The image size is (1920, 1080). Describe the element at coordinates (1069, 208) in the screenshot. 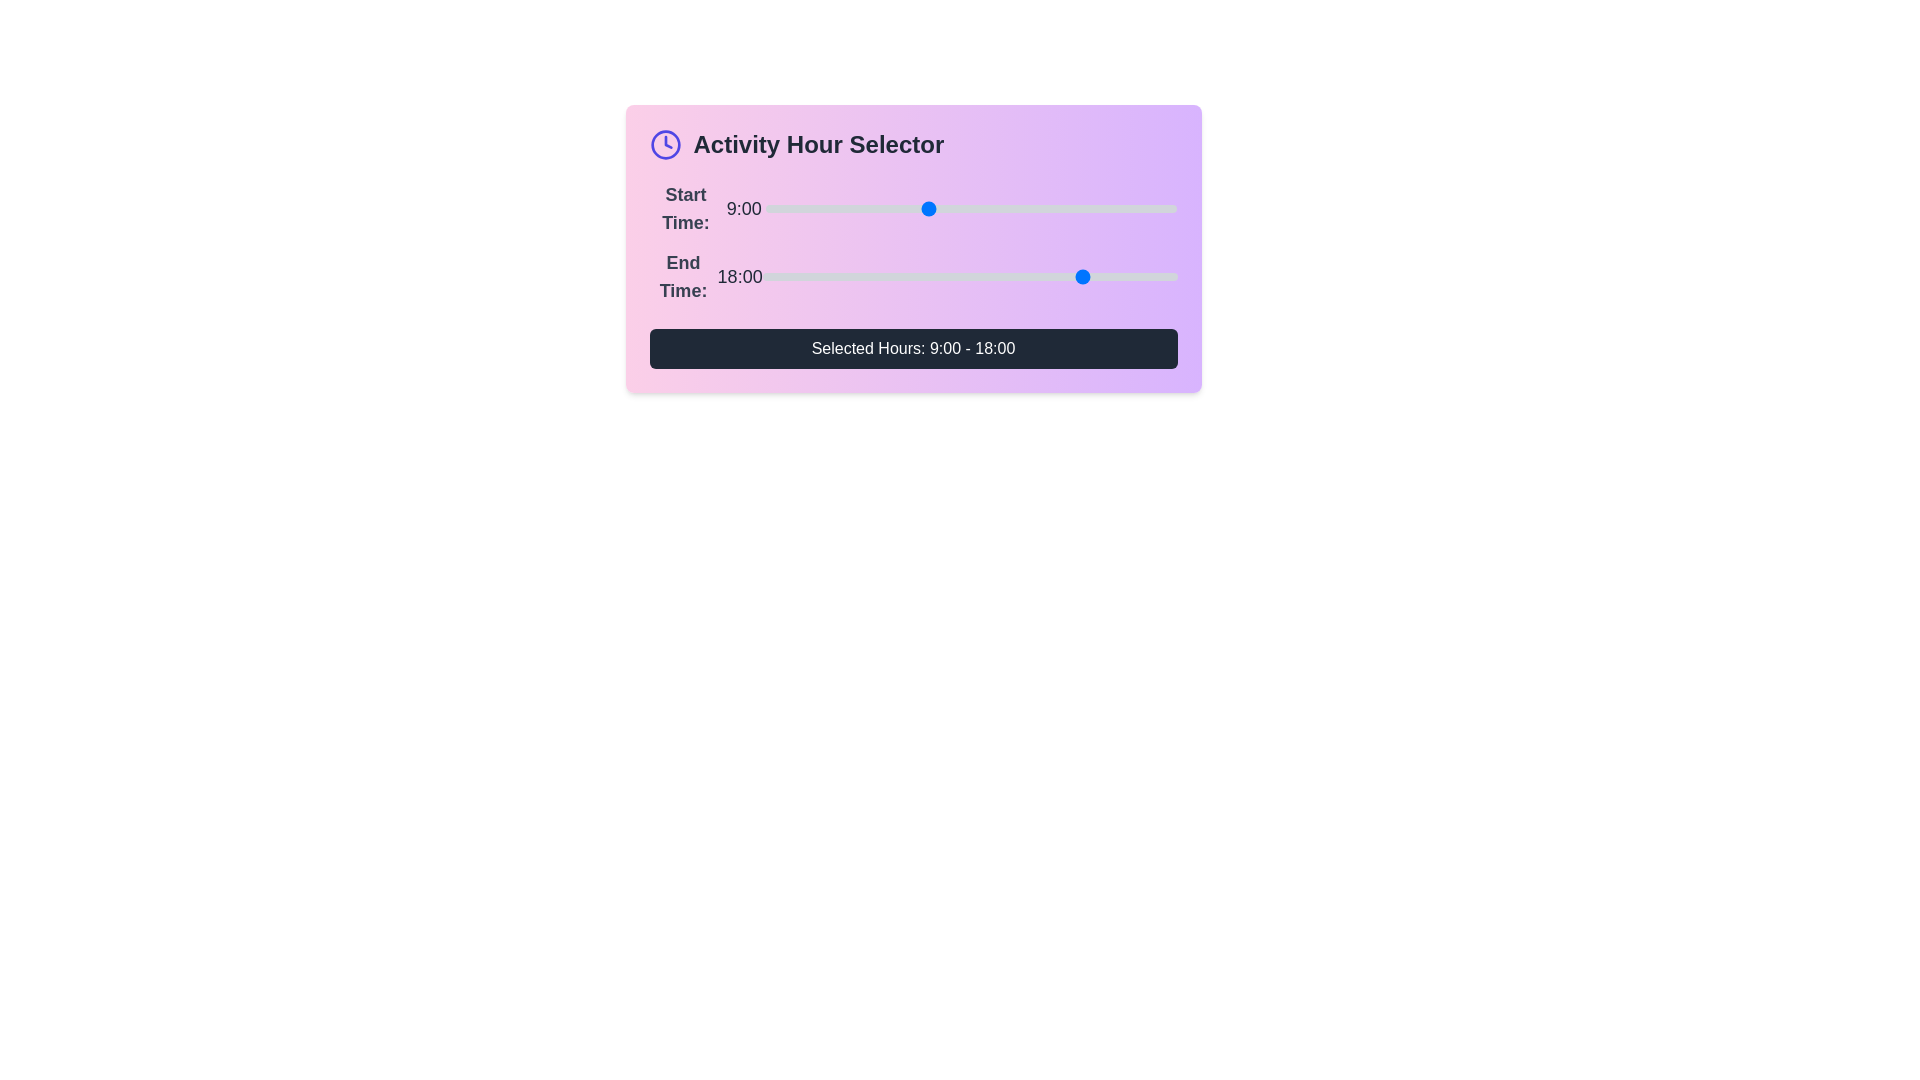

I see `the start time slider to set the hour to 17` at that location.